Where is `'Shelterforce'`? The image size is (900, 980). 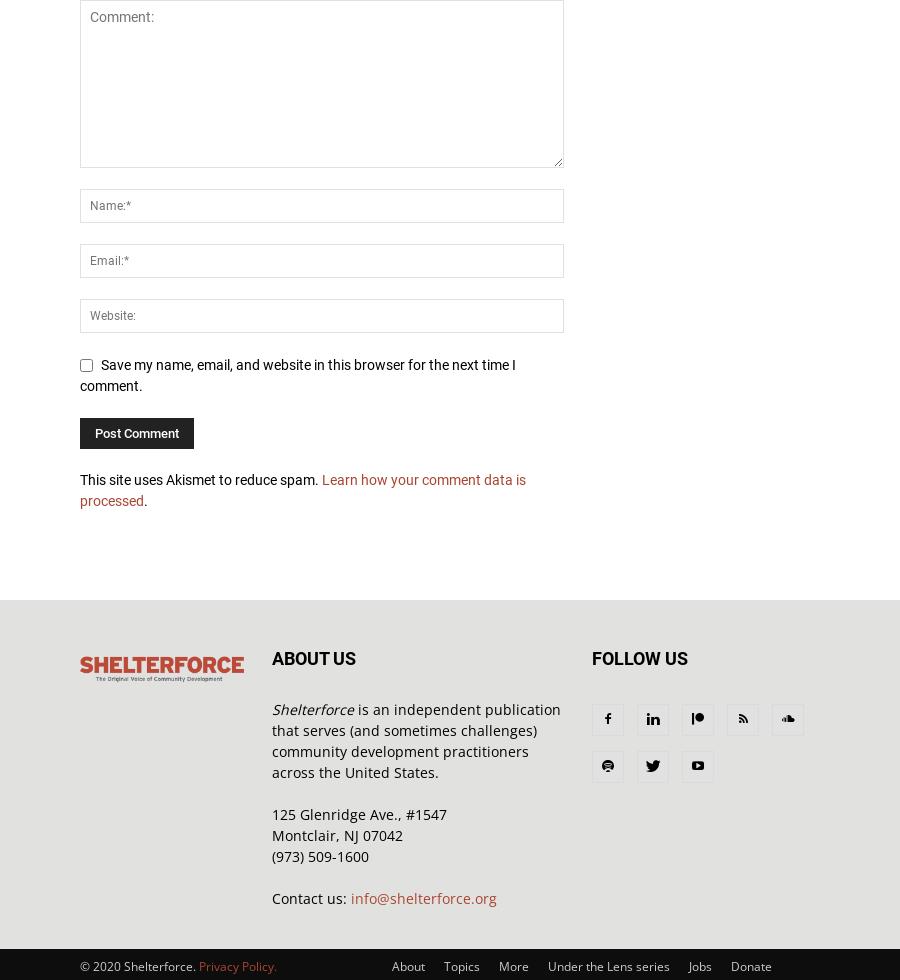
'Shelterforce' is located at coordinates (312, 709).